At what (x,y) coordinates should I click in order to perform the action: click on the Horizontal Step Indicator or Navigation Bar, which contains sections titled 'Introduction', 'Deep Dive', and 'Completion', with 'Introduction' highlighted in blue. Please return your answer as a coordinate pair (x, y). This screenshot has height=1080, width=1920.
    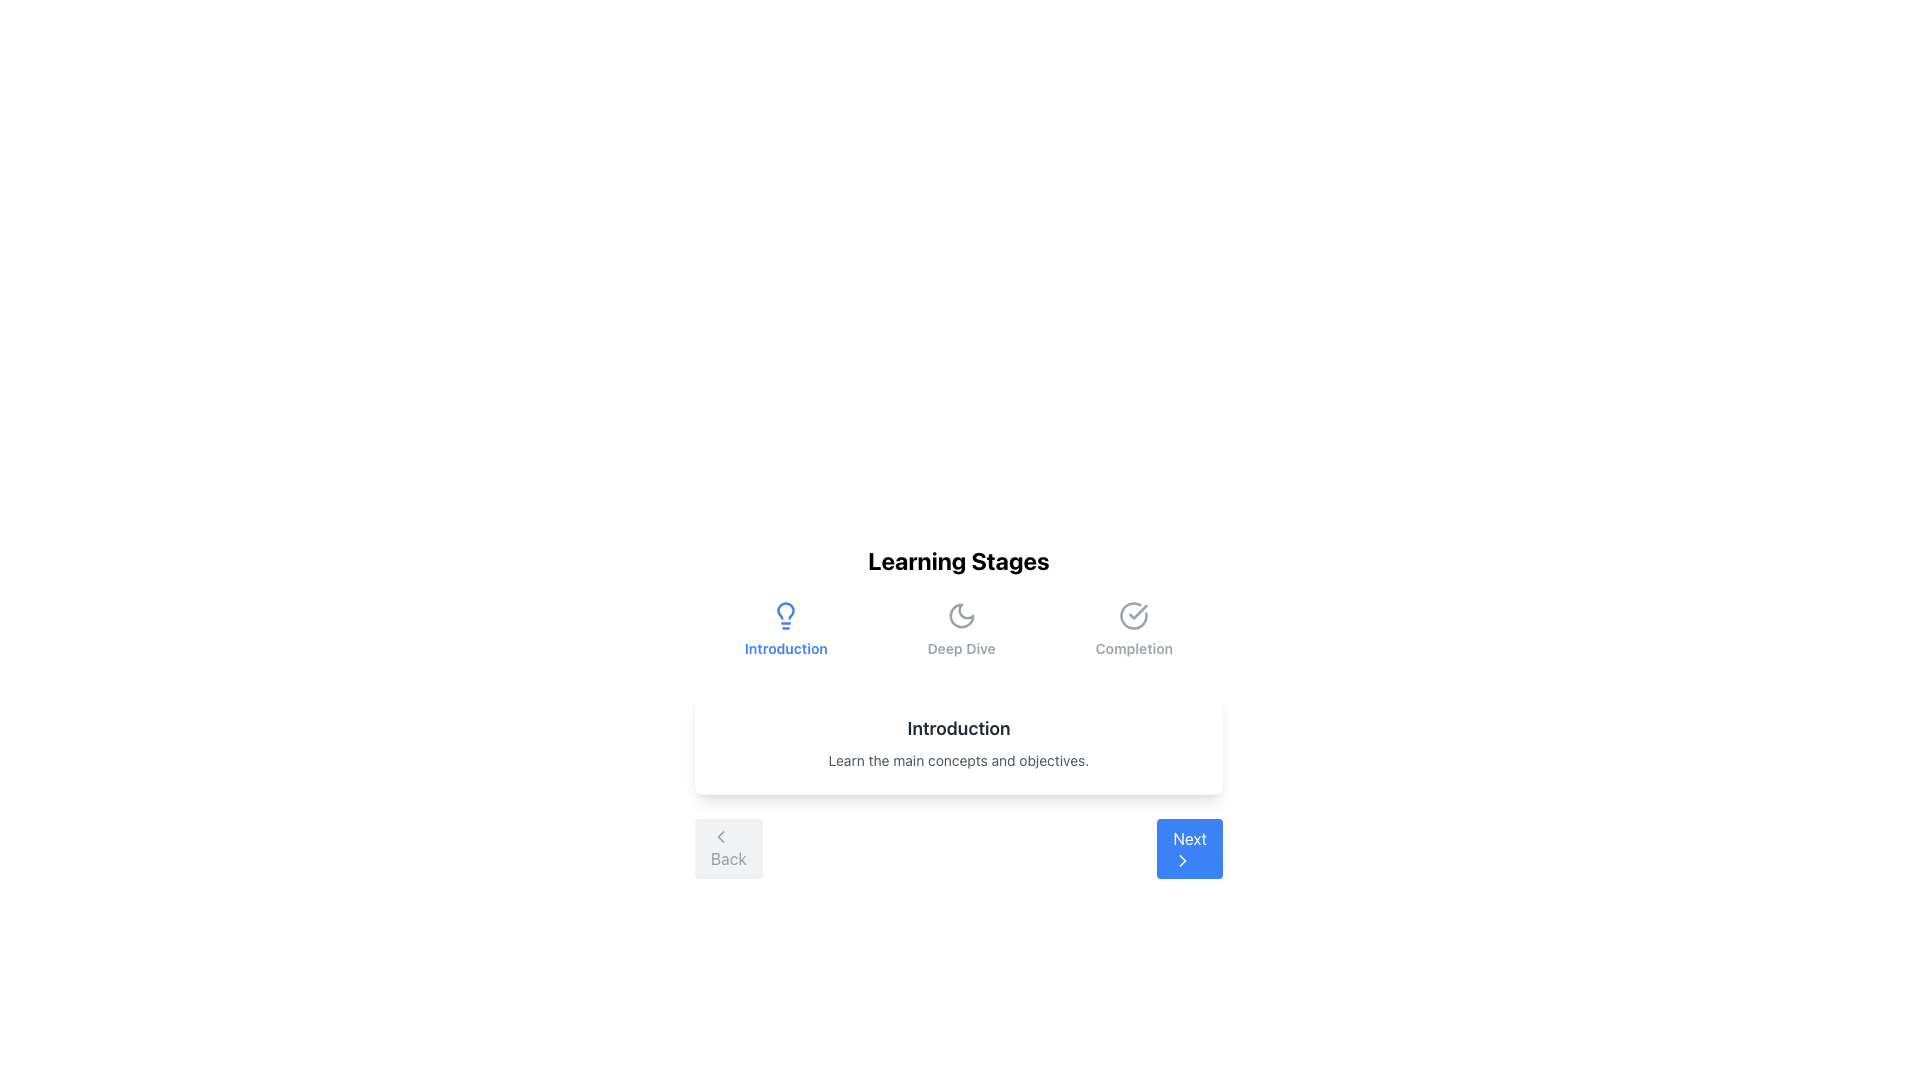
    Looking at the image, I should click on (958, 628).